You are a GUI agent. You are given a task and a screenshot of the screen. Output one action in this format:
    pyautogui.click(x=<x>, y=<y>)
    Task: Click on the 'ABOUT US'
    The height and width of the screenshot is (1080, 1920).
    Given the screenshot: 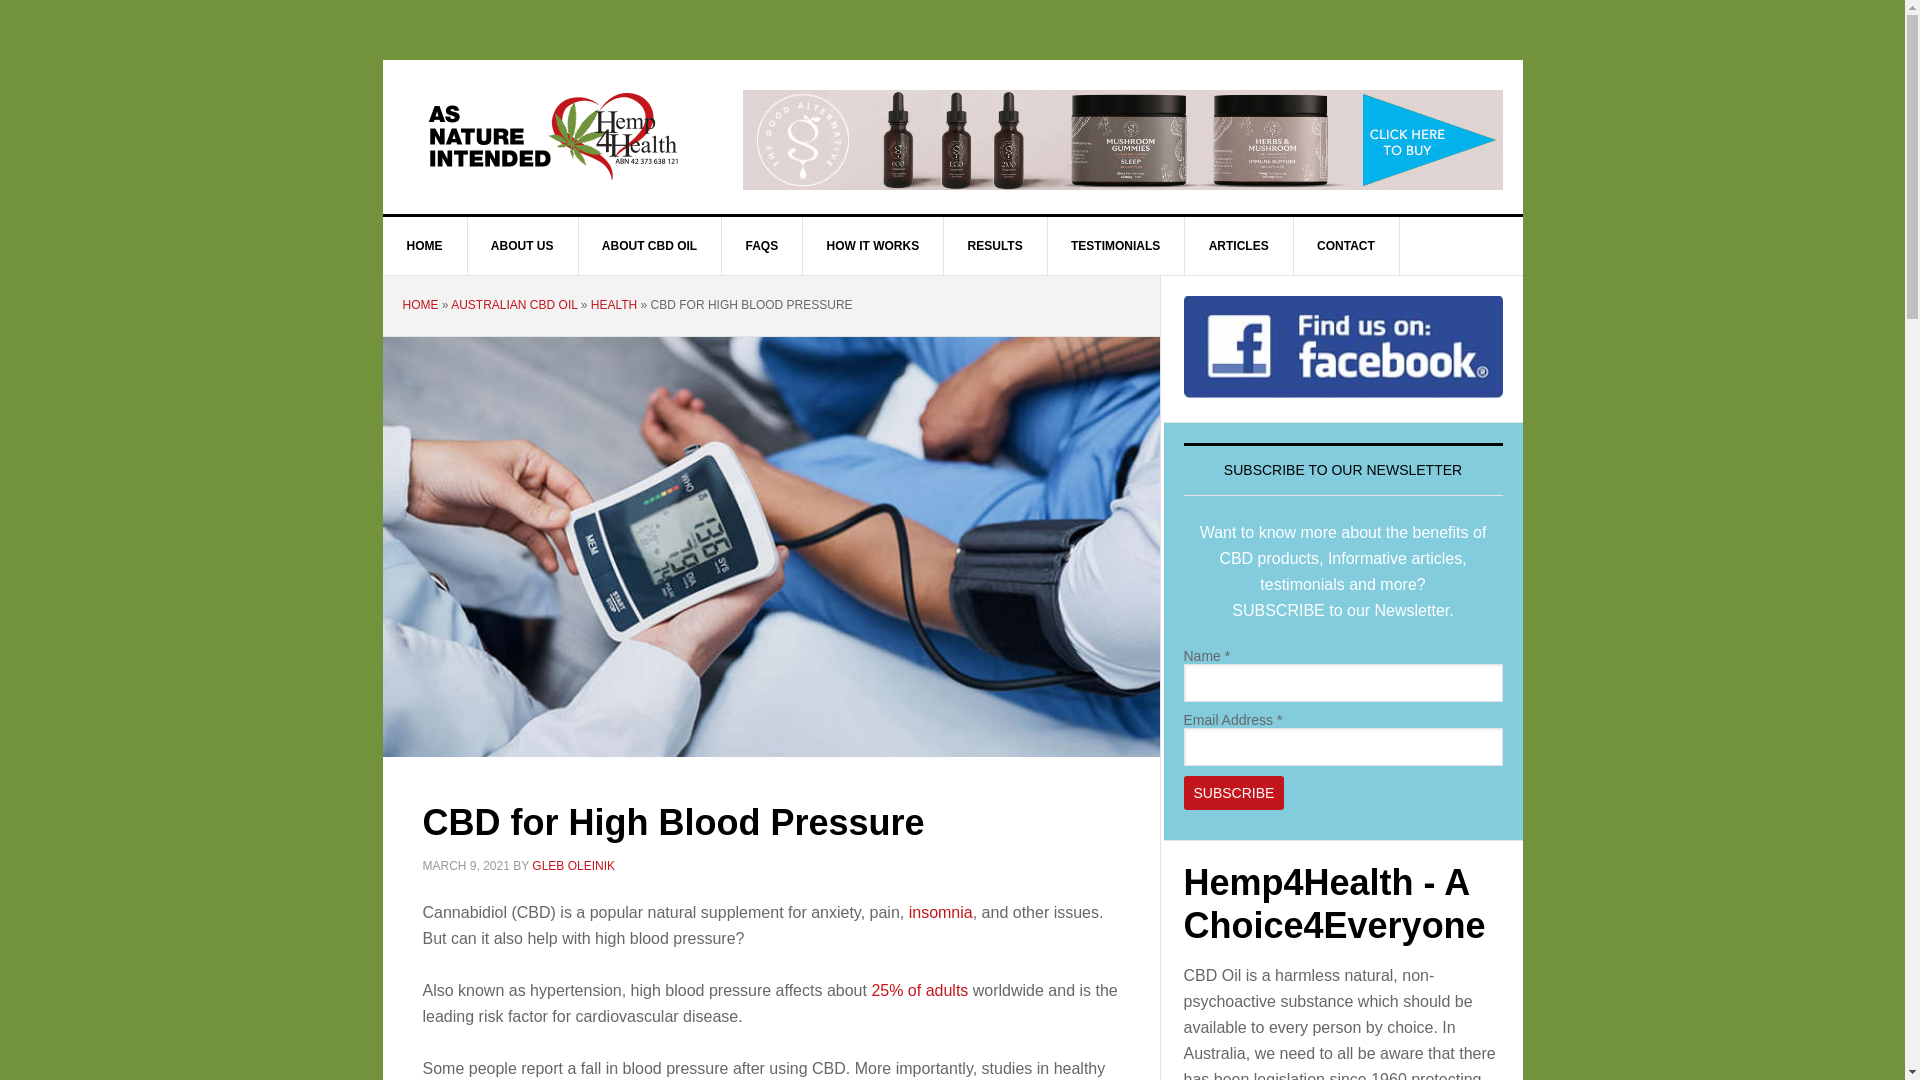 What is the action you would take?
    pyautogui.click(x=523, y=245)
    